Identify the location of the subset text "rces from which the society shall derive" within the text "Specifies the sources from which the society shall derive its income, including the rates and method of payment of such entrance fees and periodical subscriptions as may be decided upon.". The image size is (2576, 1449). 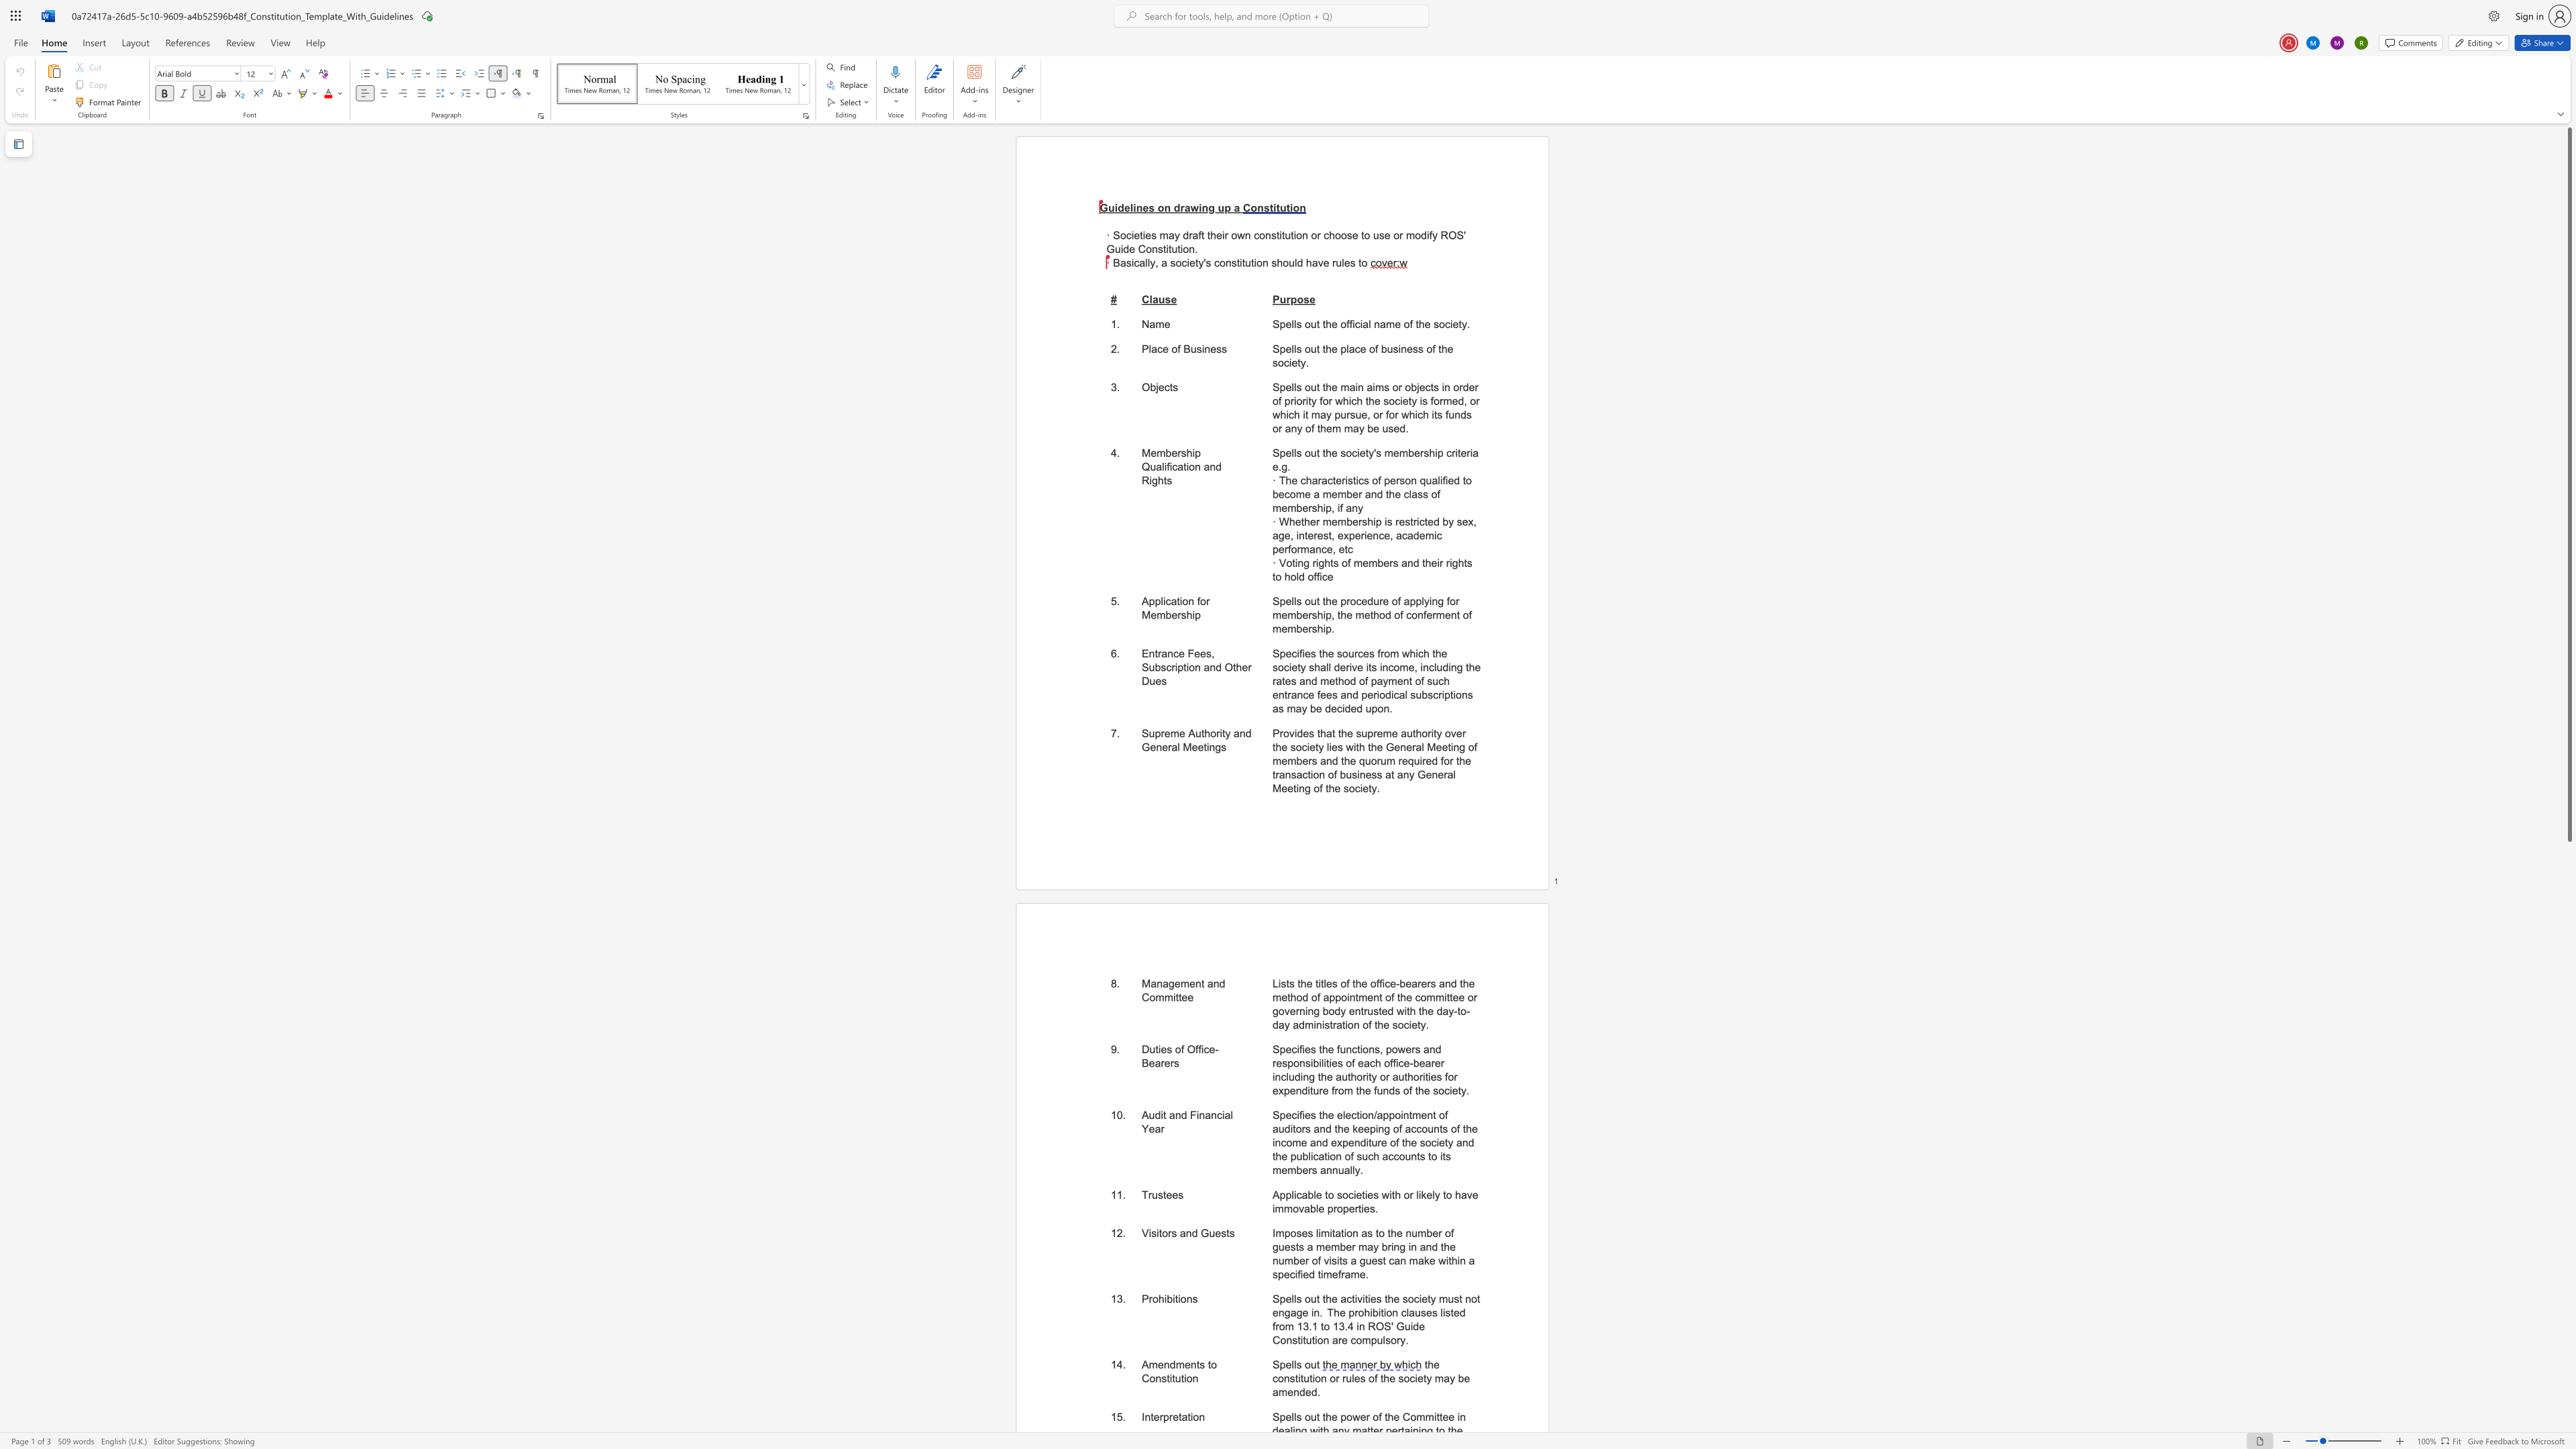
(1353, 652).